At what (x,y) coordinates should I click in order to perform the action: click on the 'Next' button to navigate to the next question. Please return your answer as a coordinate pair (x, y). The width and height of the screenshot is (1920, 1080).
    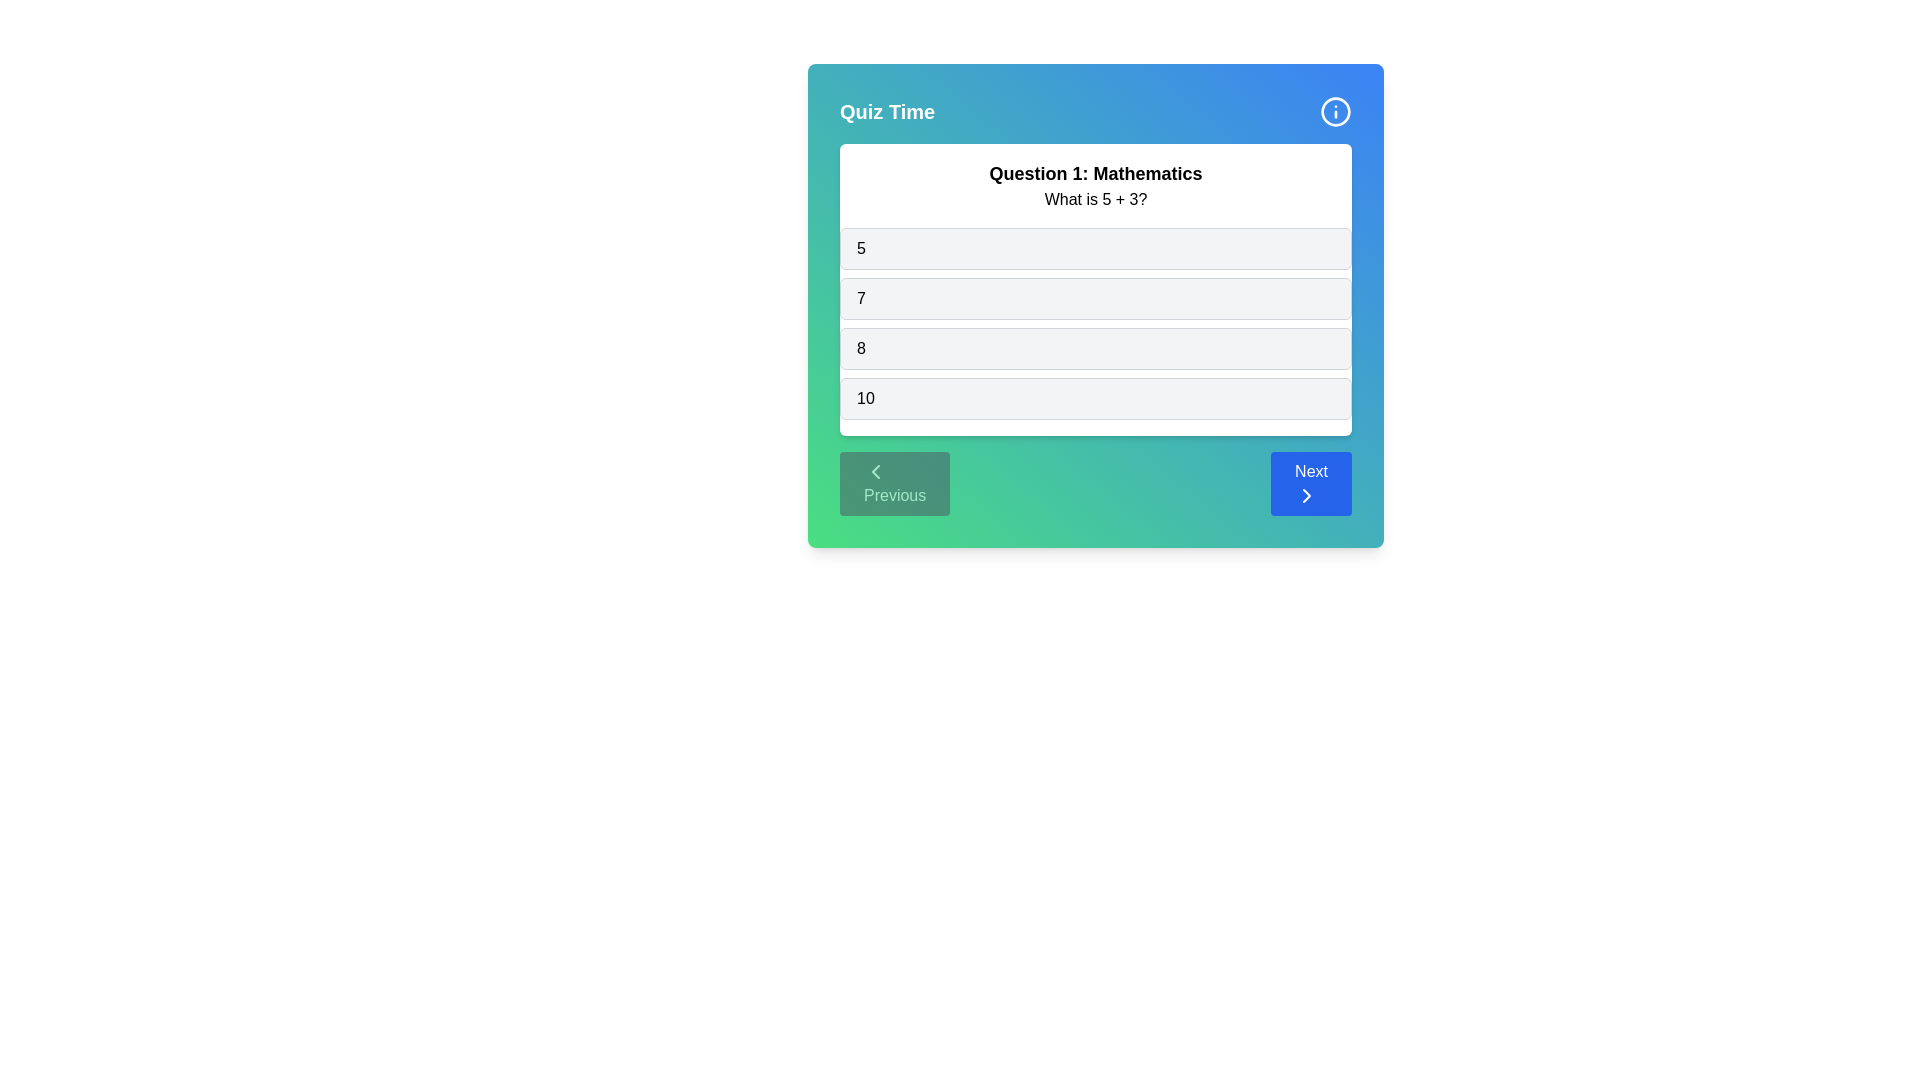
    Looking at the image, I should click on (1310, 483).